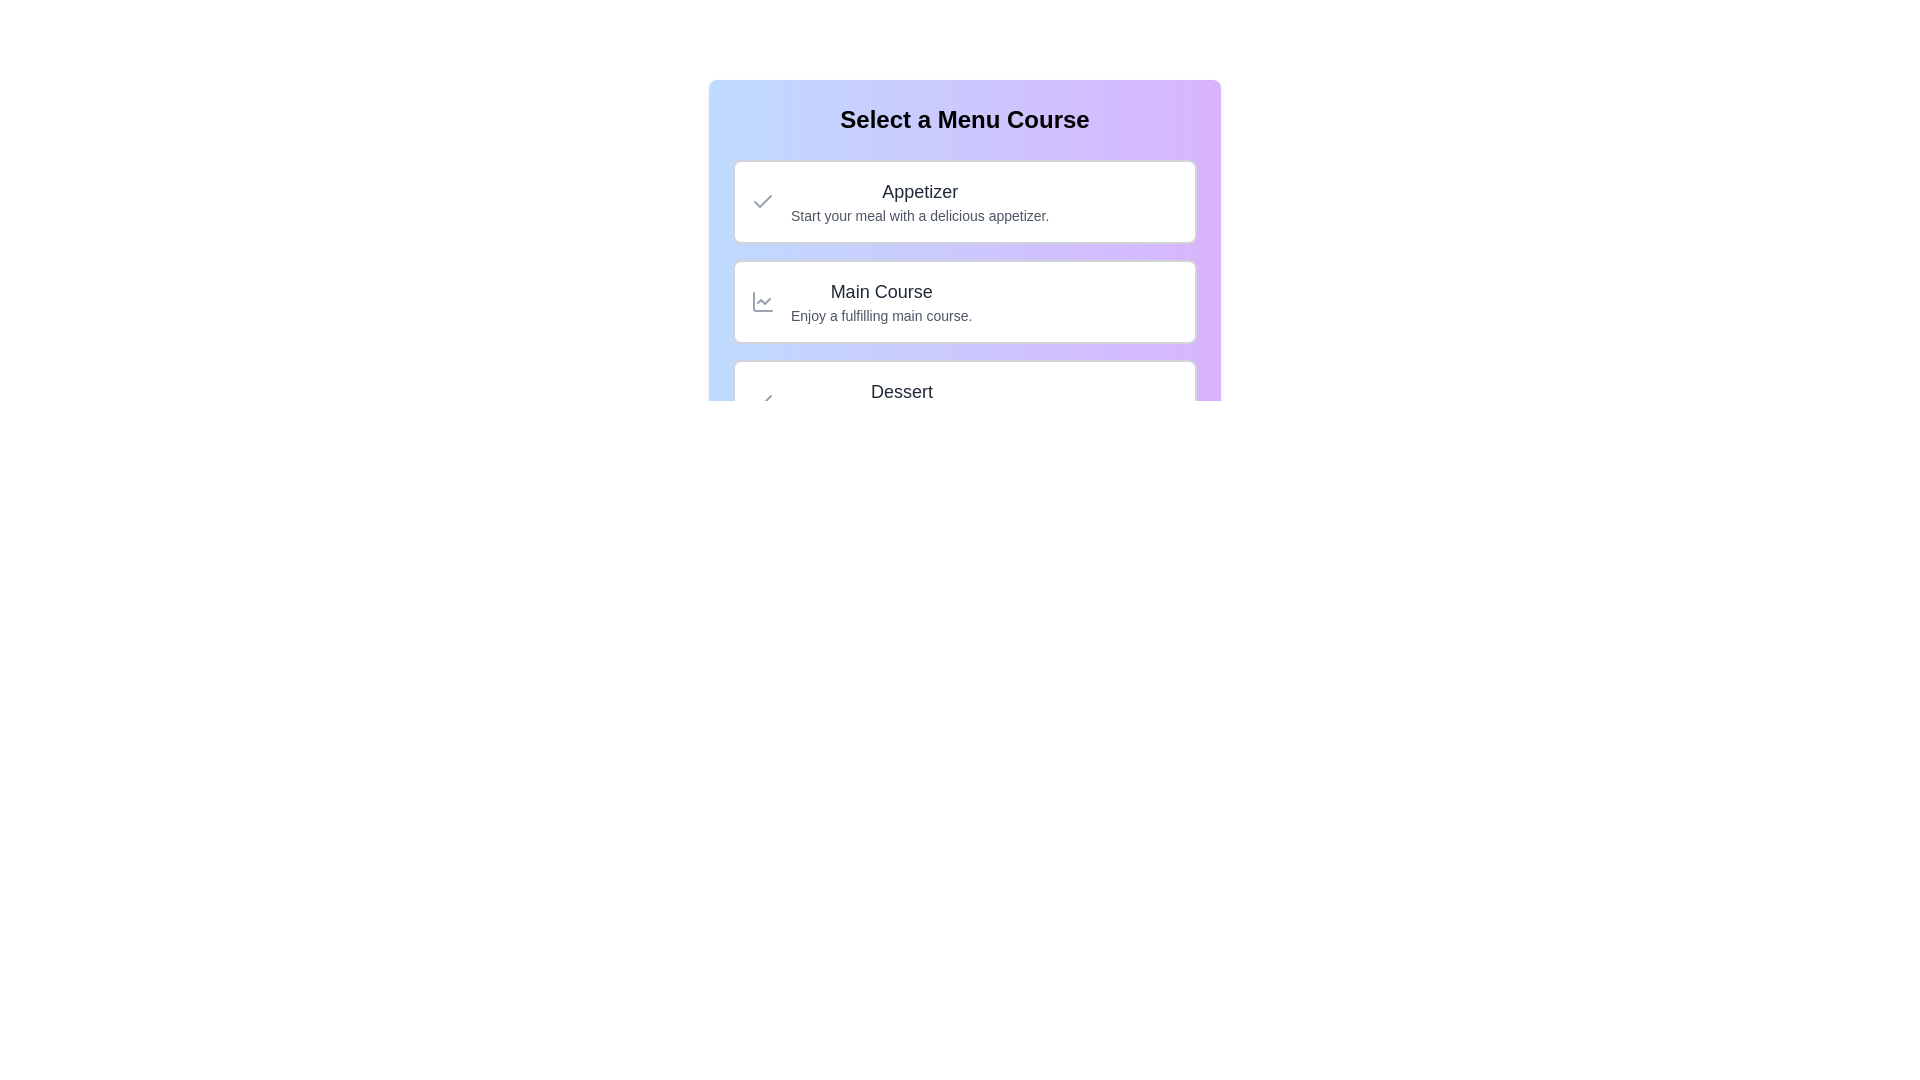  I want to click on the second selectable menu card representing the main course option in the meal selection list, positioned between 'Appetizer' and 'Dessert', so click(964, 301).